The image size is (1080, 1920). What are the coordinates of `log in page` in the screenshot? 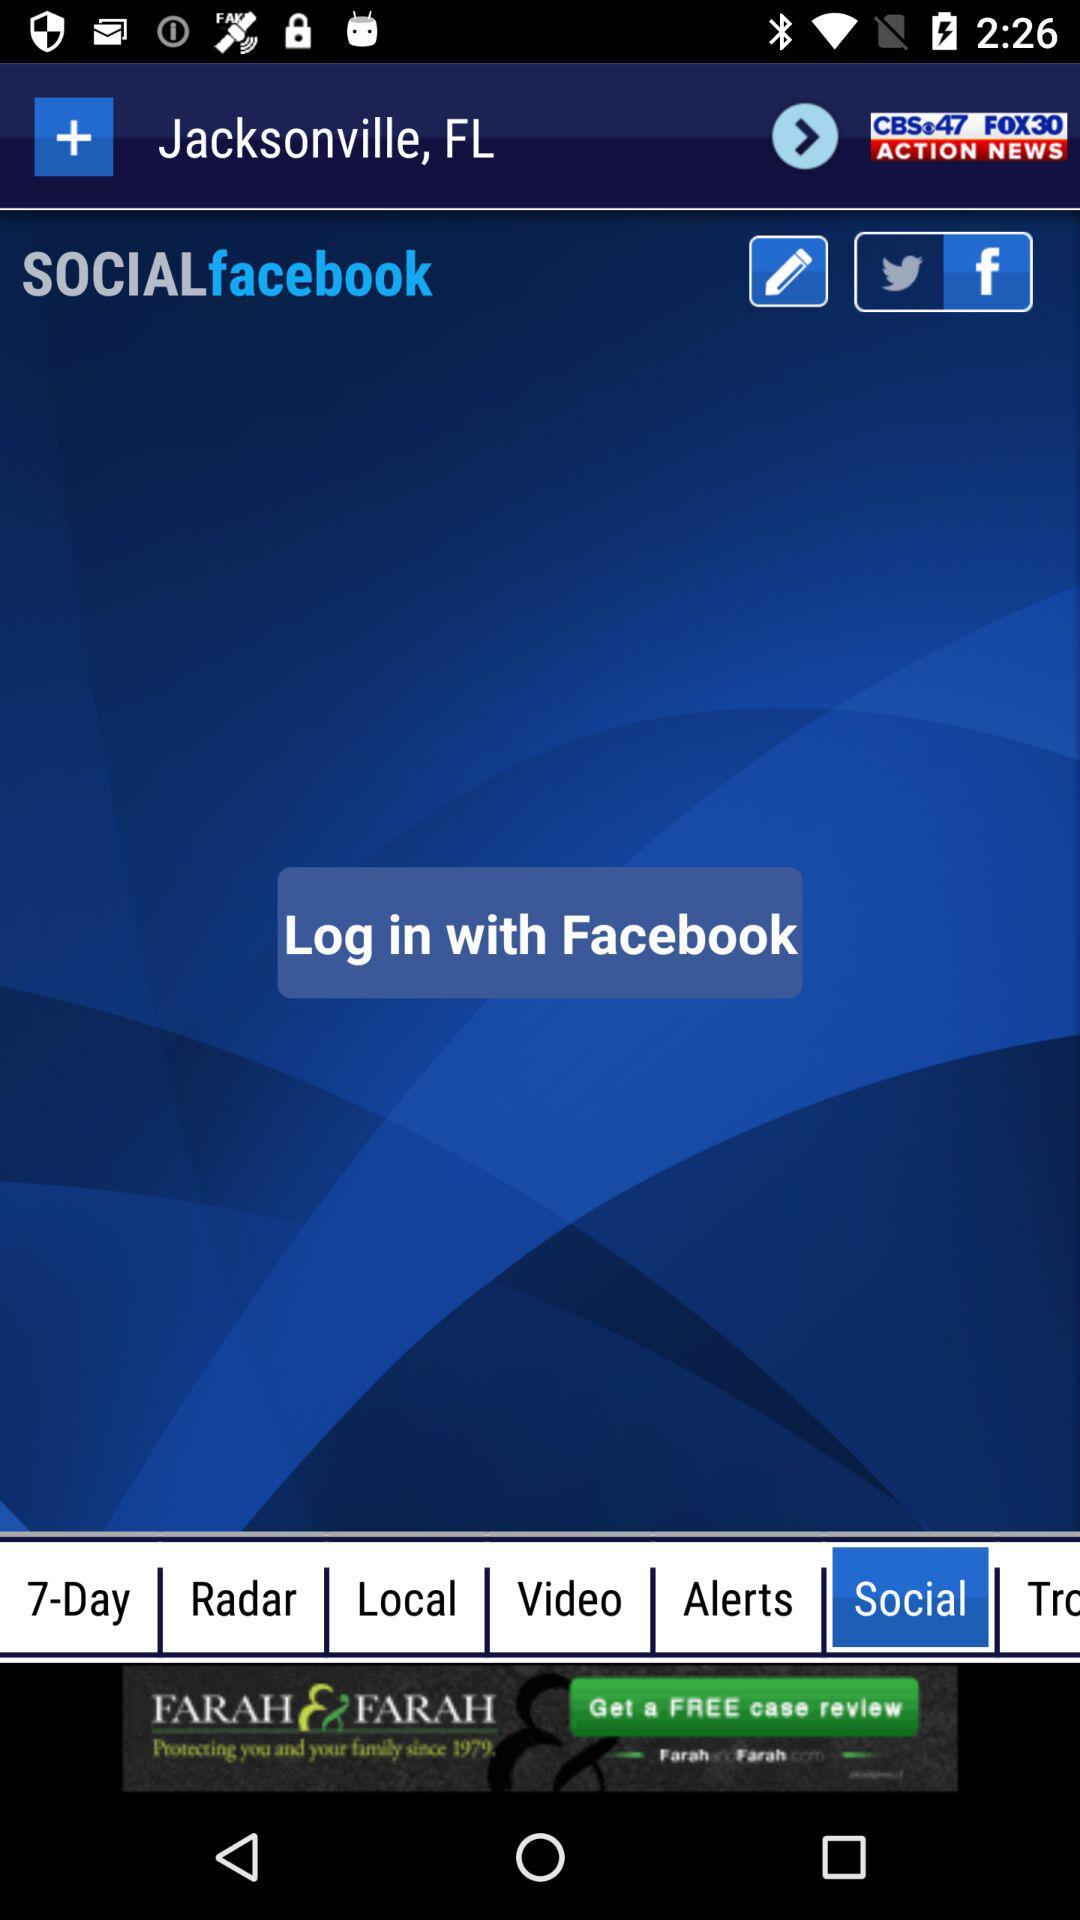 It's located at (540, 931).